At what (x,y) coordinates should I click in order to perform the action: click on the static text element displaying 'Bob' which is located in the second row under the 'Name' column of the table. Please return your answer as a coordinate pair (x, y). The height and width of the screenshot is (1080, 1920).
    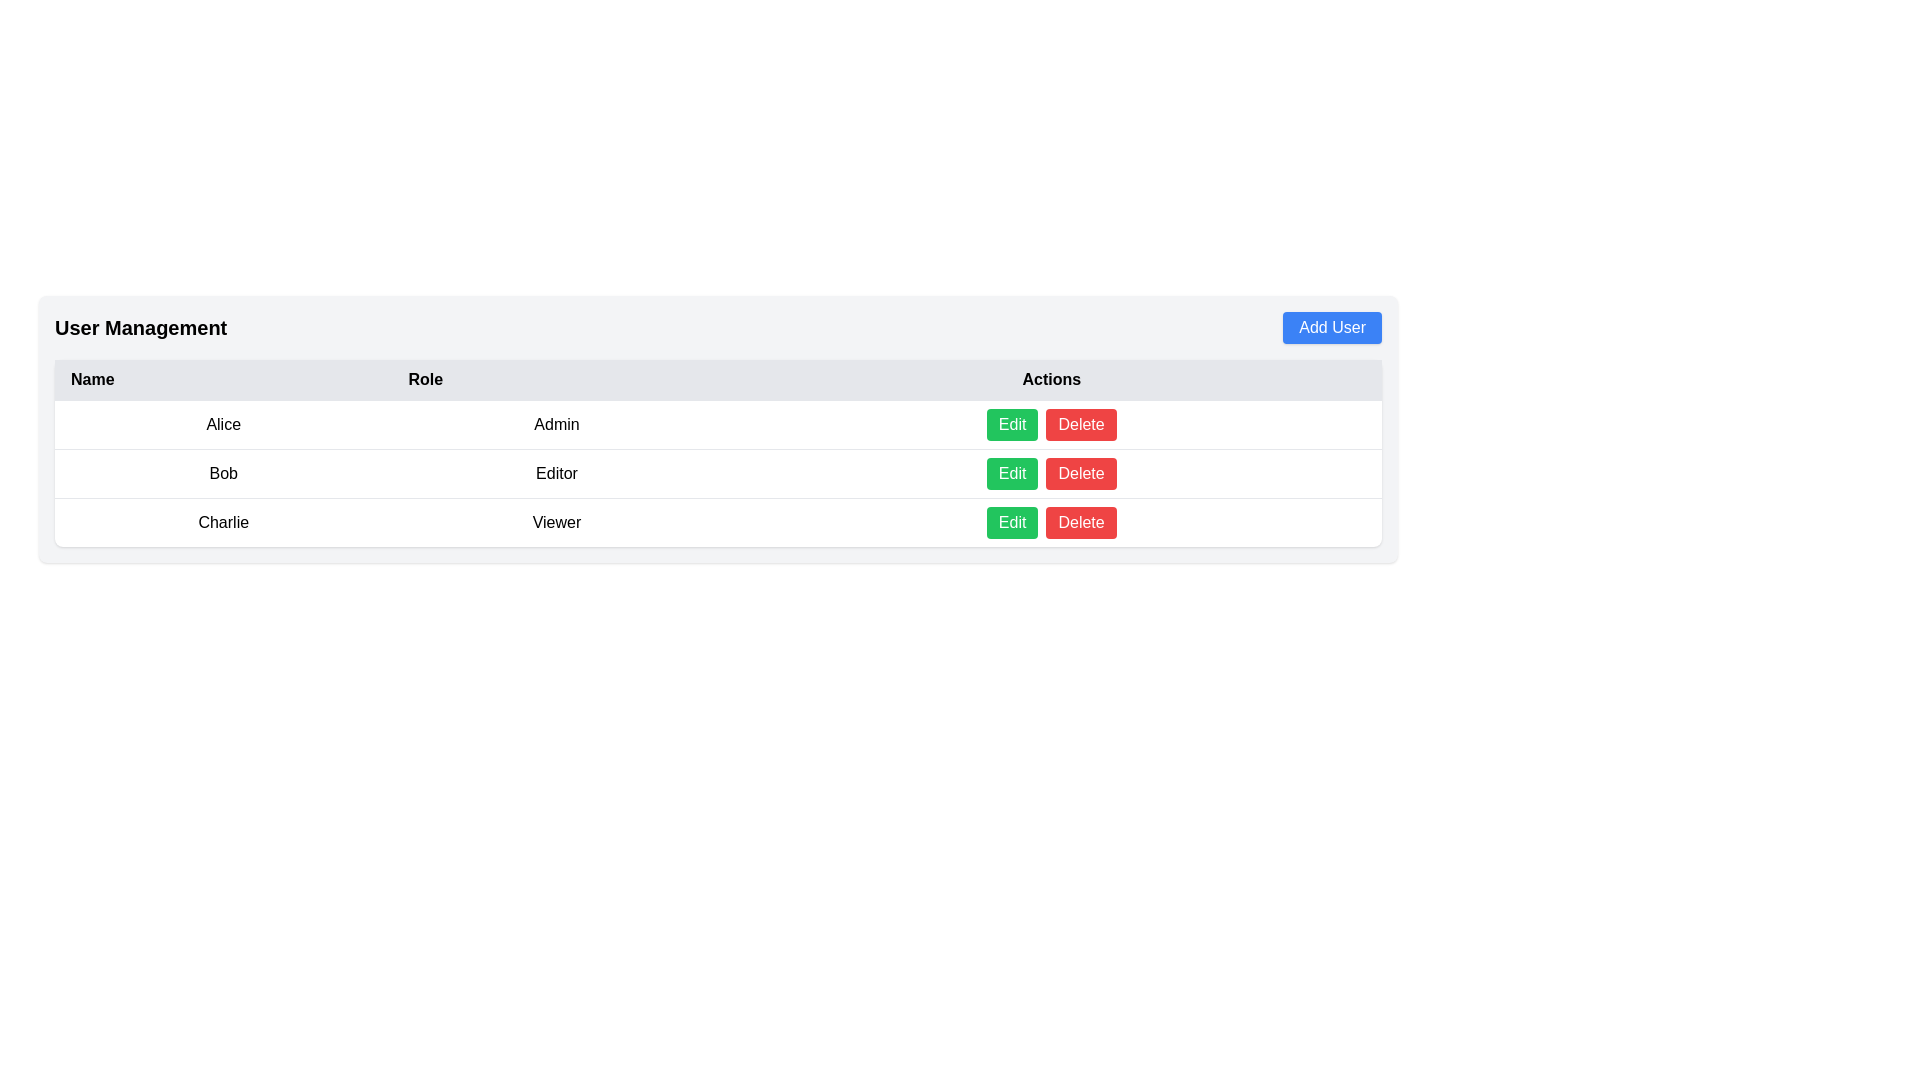
    Looking at the image, I should click on (223, 474).